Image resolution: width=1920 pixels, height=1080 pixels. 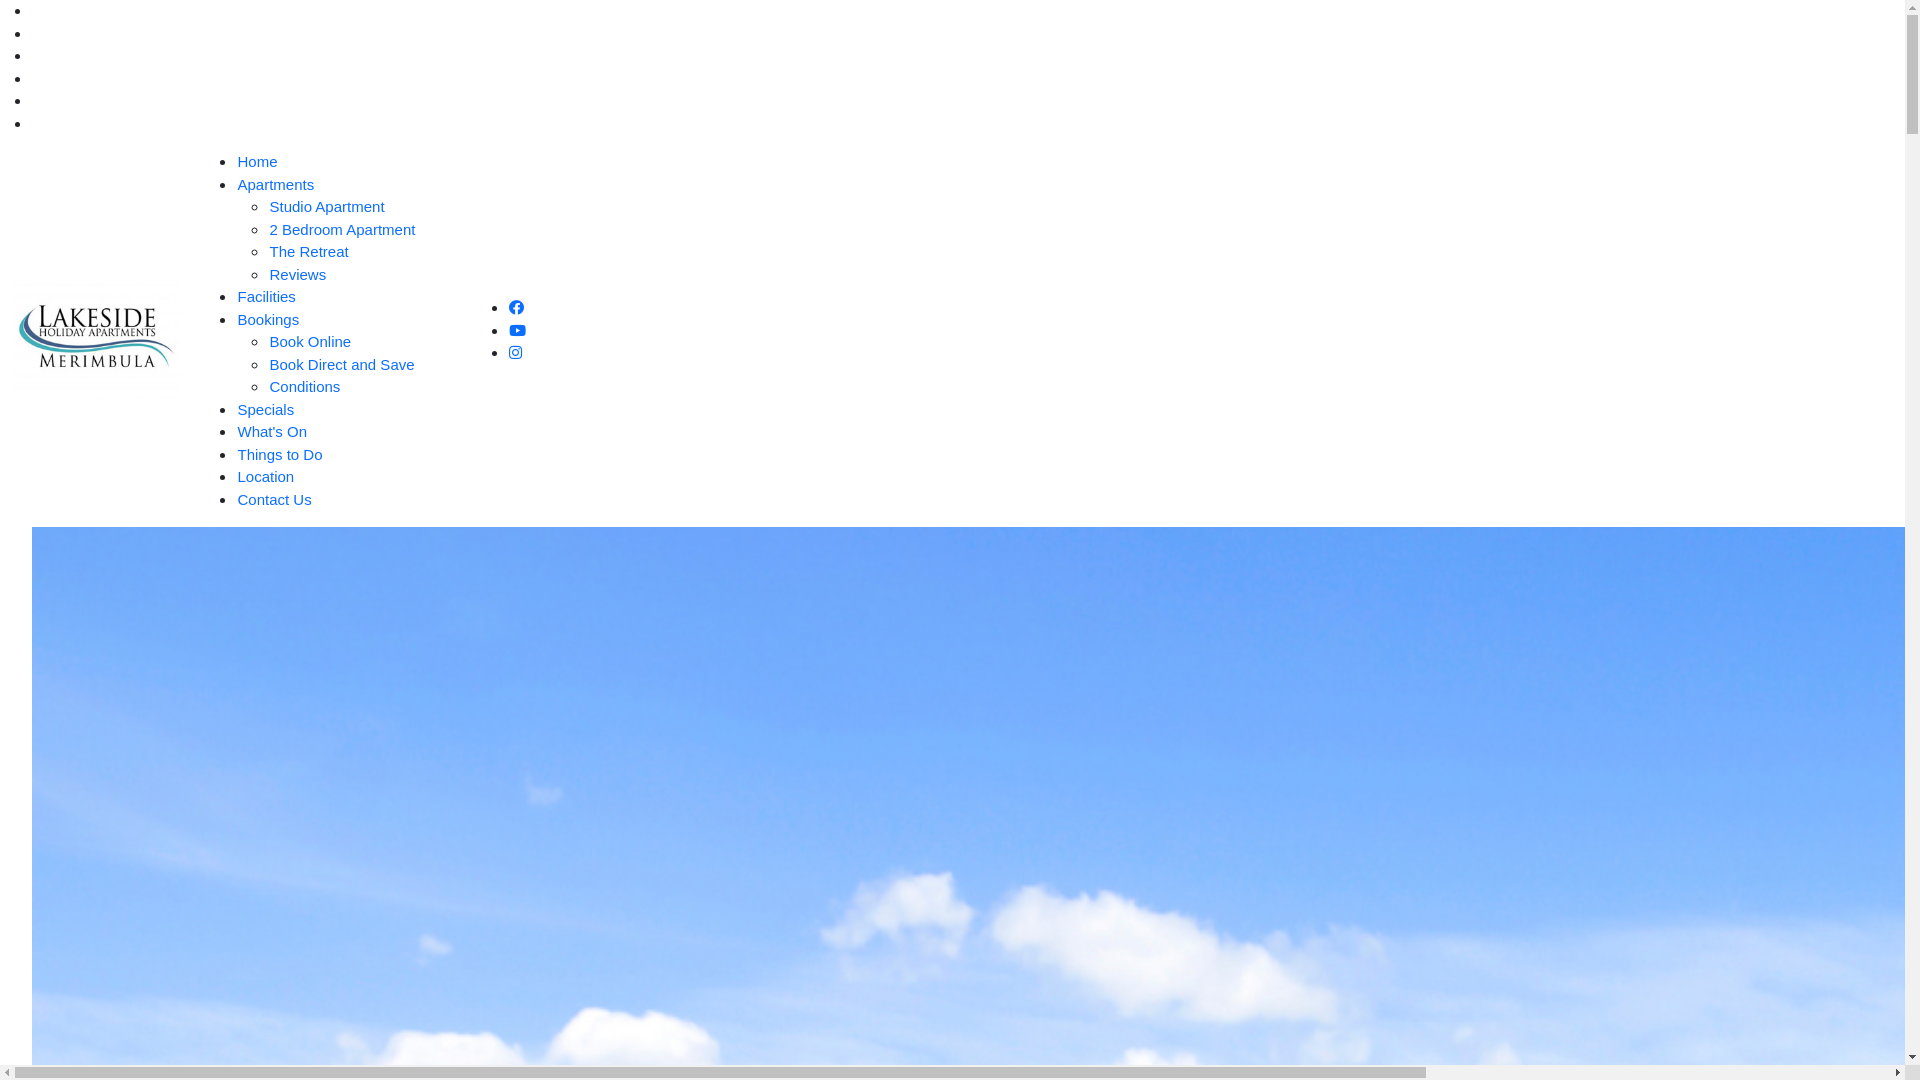 What do you see at coordinates (267, 317) in the screenshot?
I see `'Bookings'` at bounding box center [267, 317].